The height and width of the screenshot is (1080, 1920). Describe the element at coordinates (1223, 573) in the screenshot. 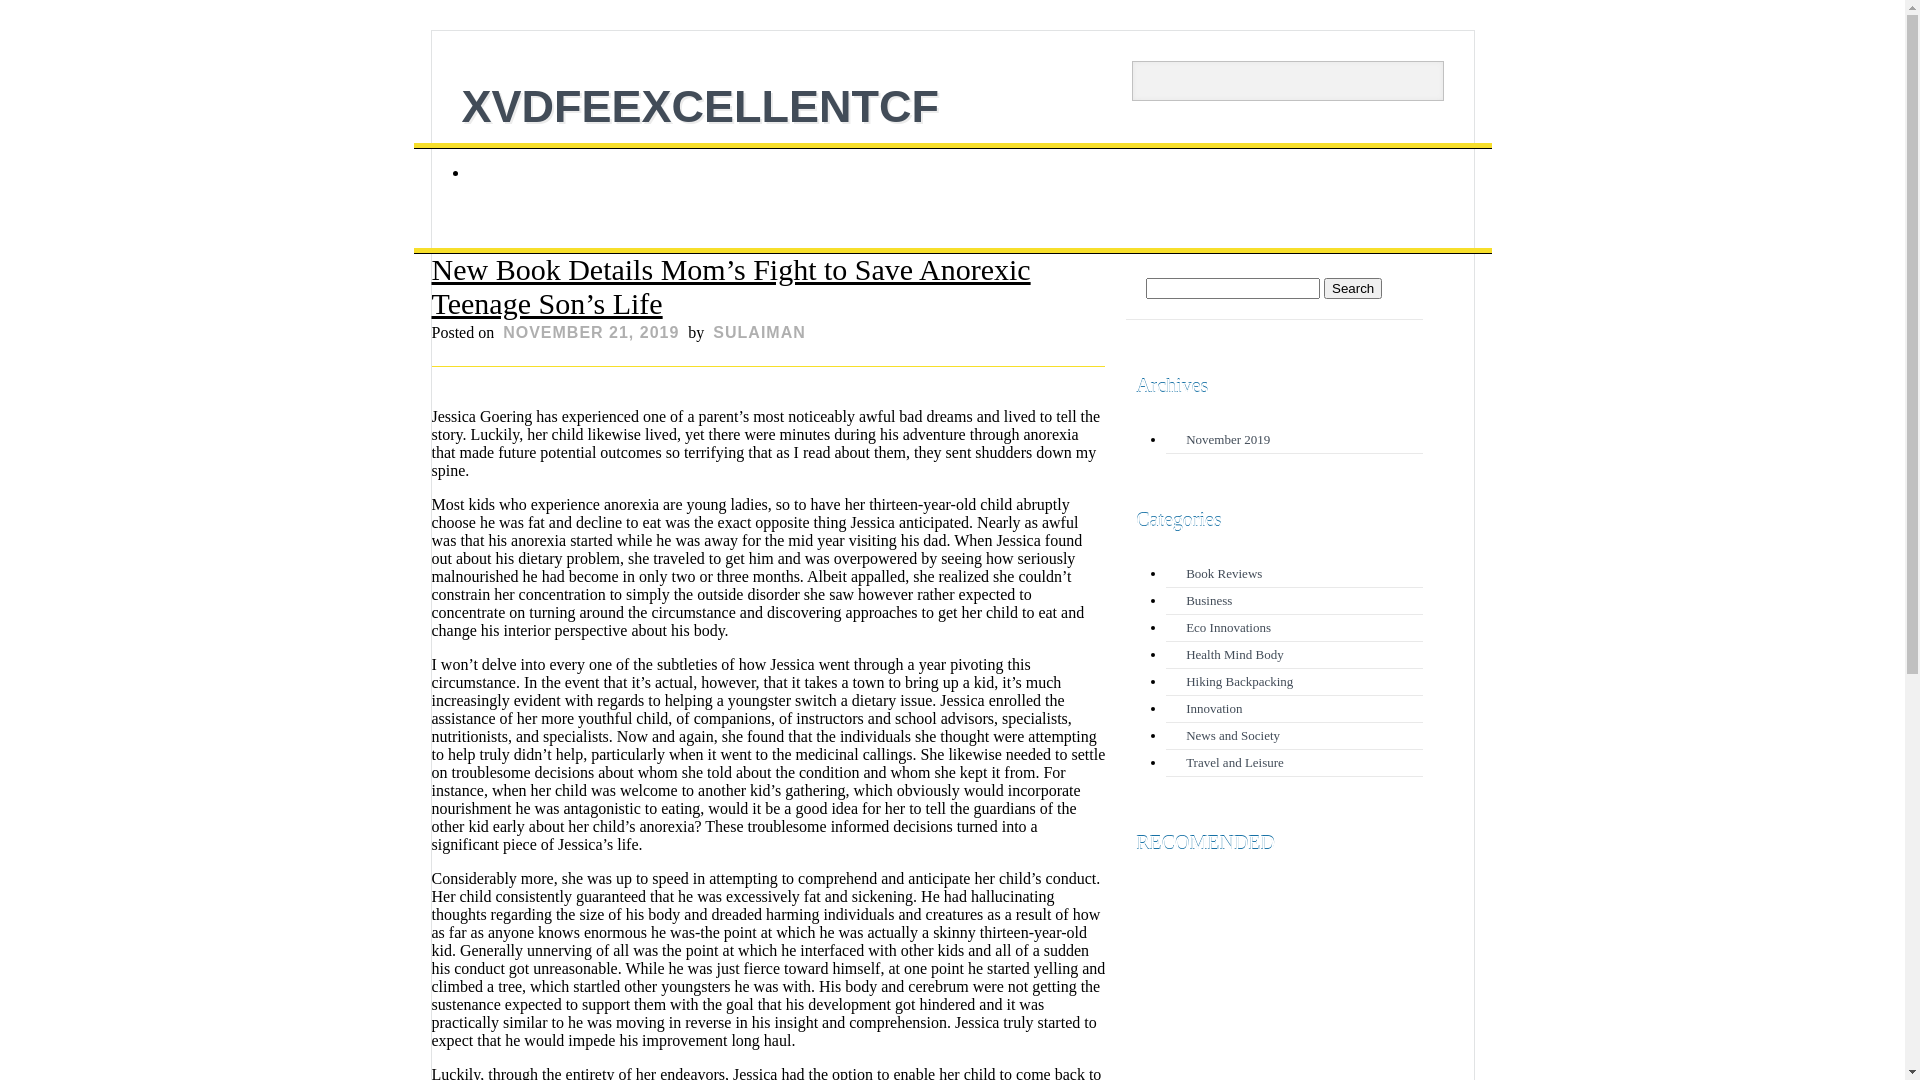

I see `'Book Reviews'` at that location.